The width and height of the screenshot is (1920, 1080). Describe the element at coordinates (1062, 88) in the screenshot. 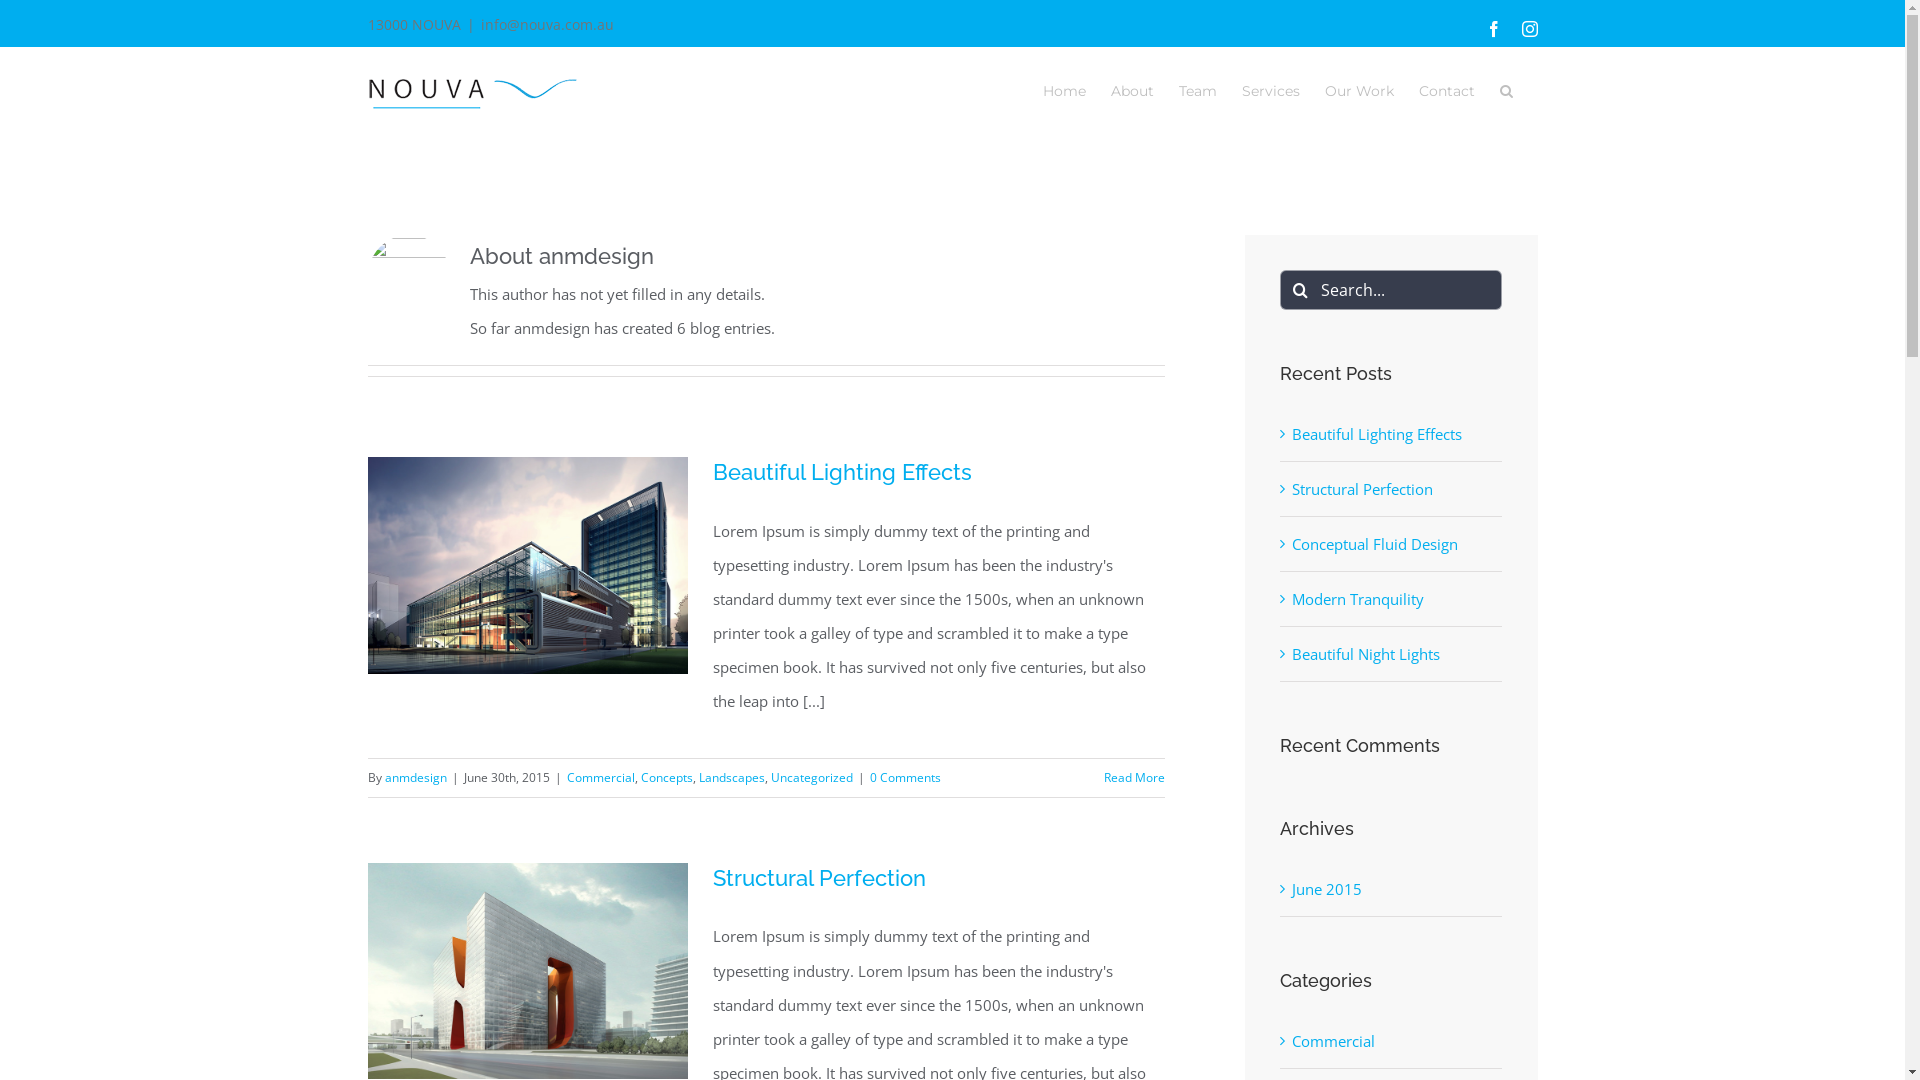

I see `'Home'` at that location.